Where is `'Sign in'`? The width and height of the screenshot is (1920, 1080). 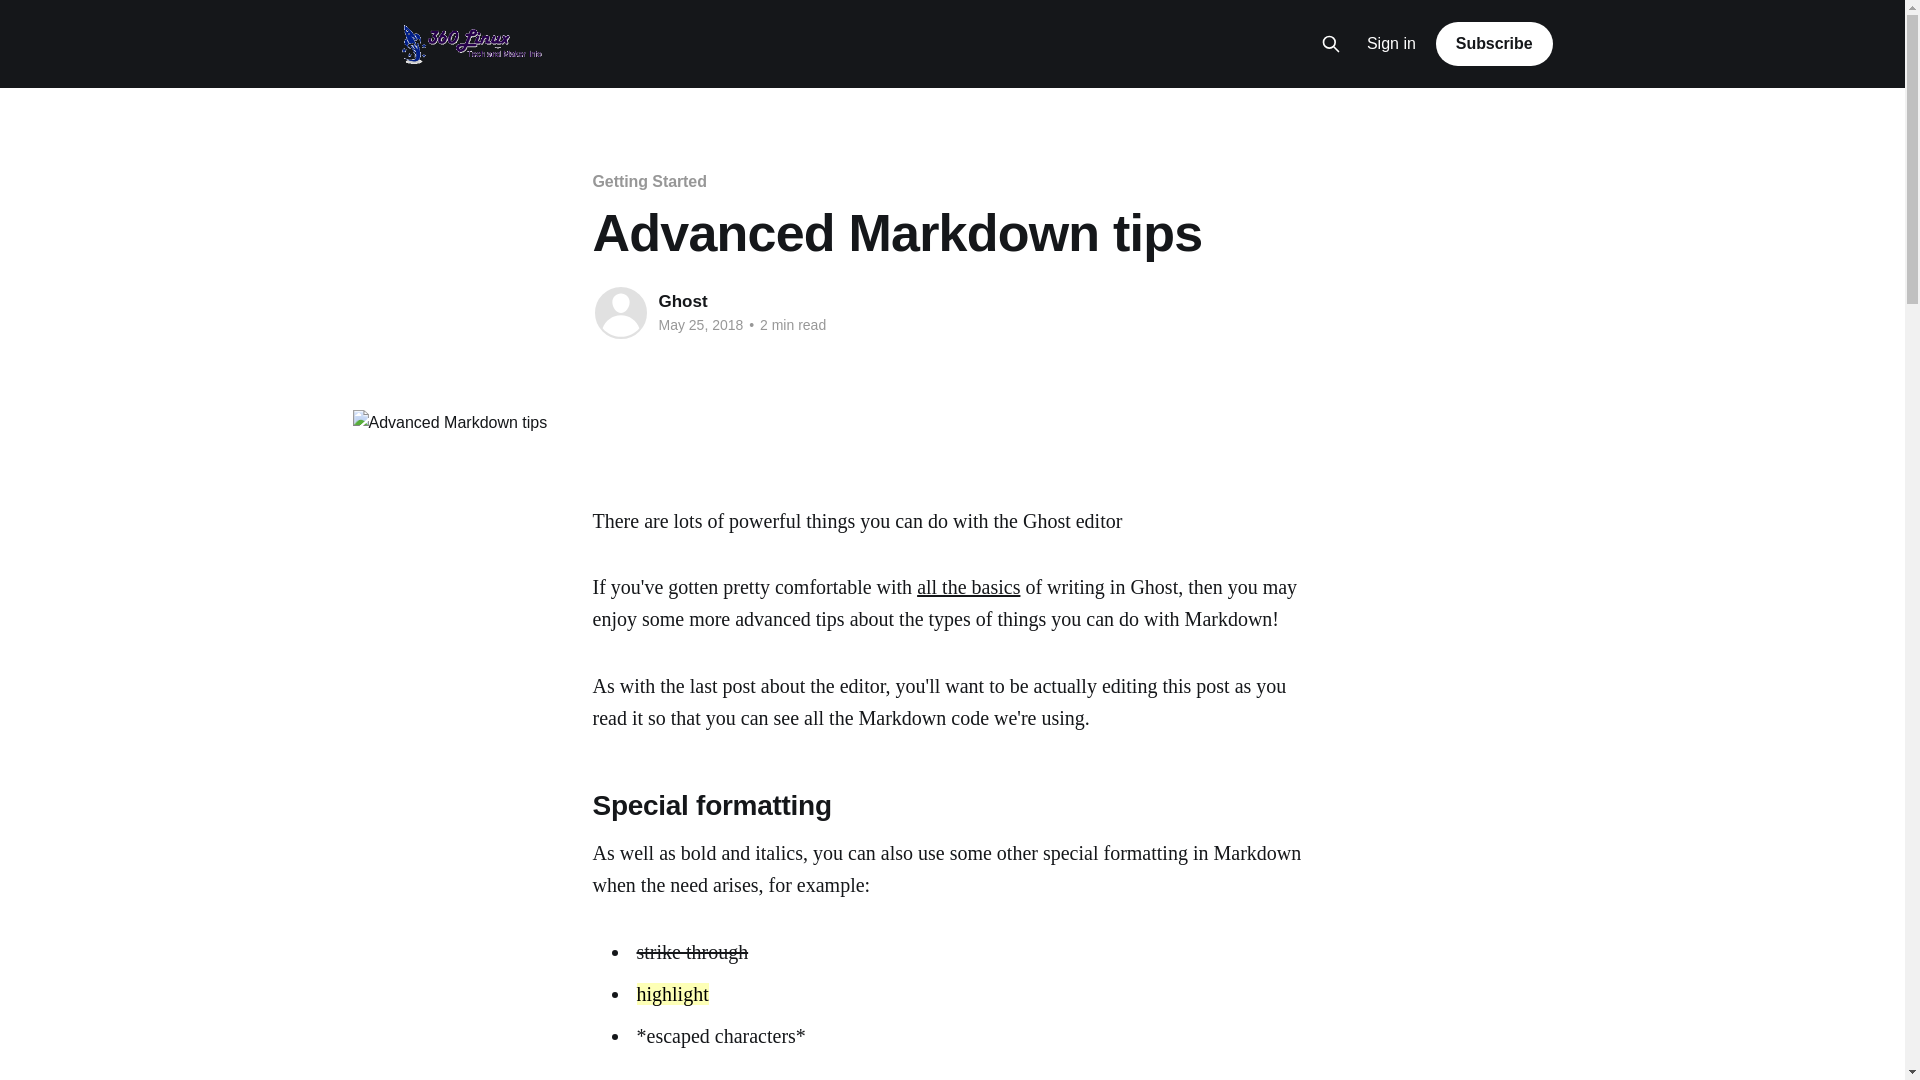
'Sign in' is located at coordinates (1390, 44).